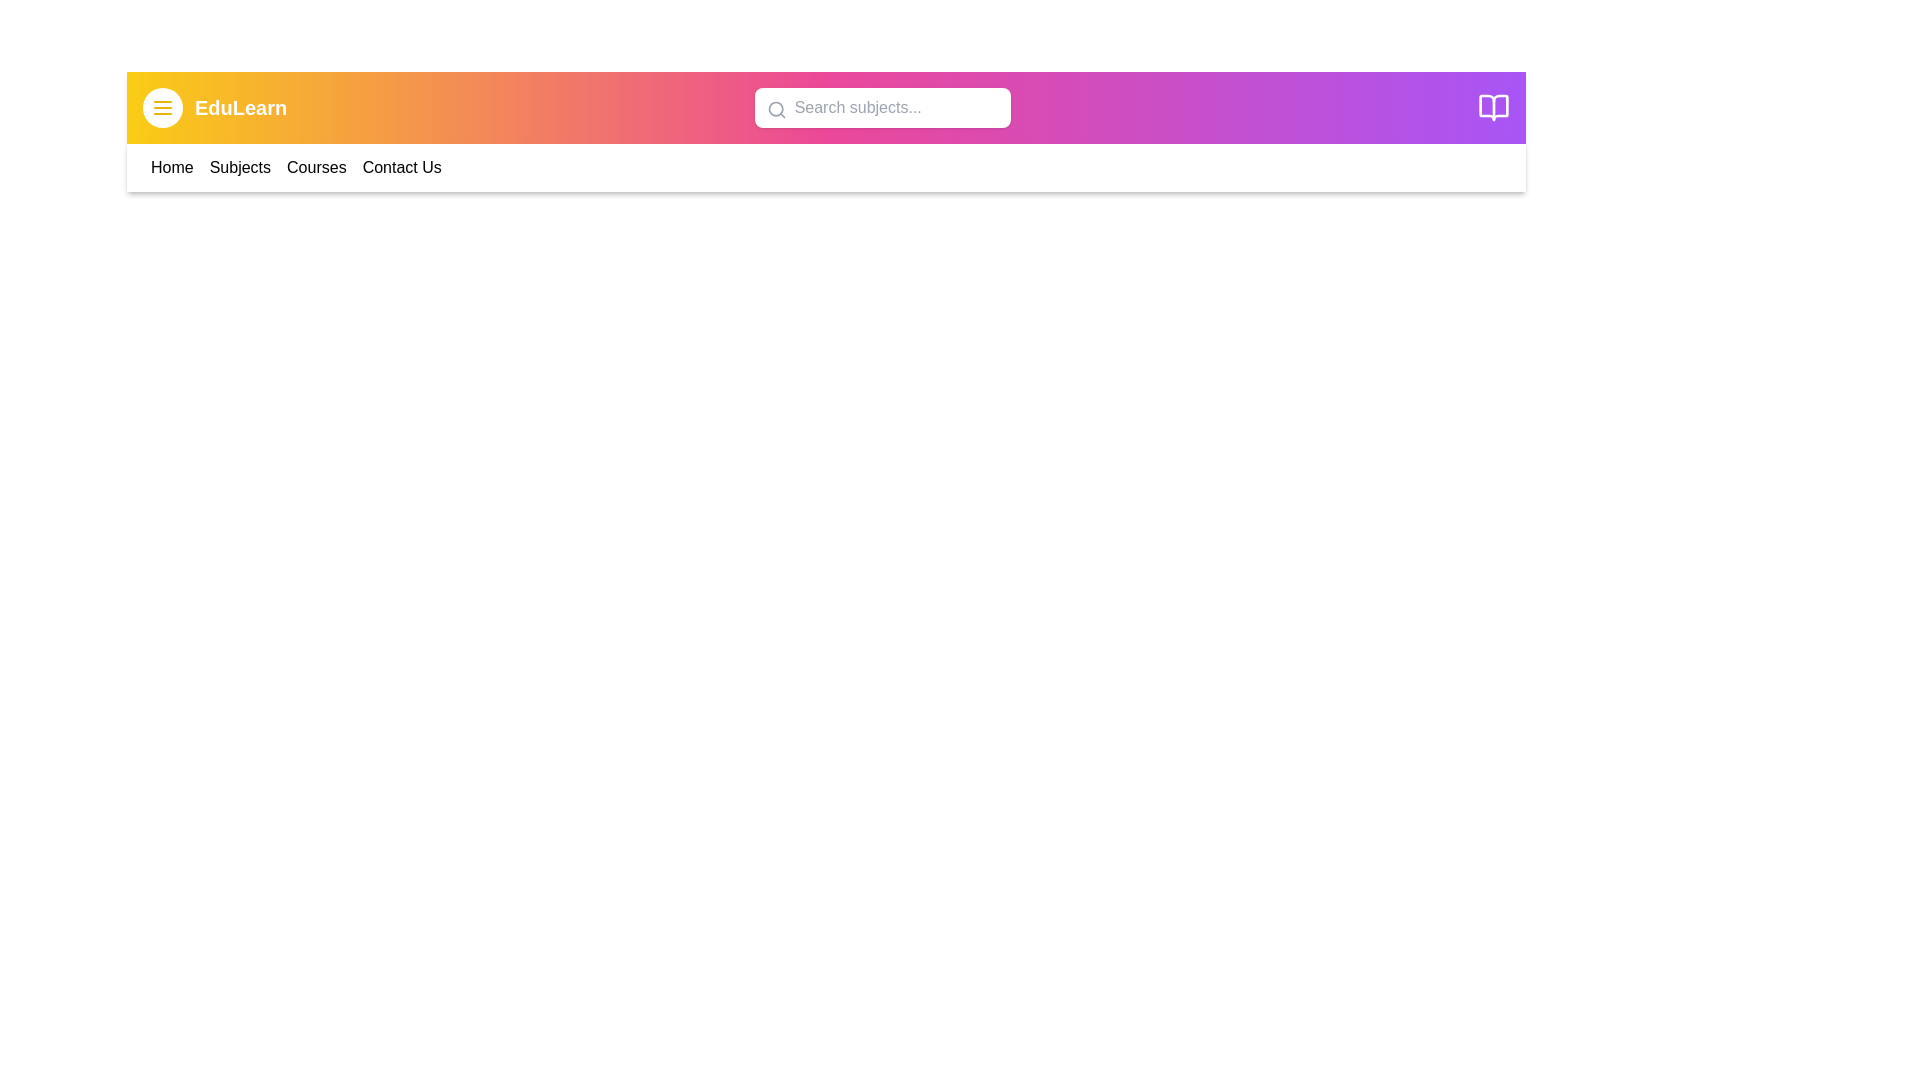 This screenshot has height=1080, width=1920. Describe the element at coordinates (775, 110) in the screenshot. I see `the search icon to initiate a search action` at that location.